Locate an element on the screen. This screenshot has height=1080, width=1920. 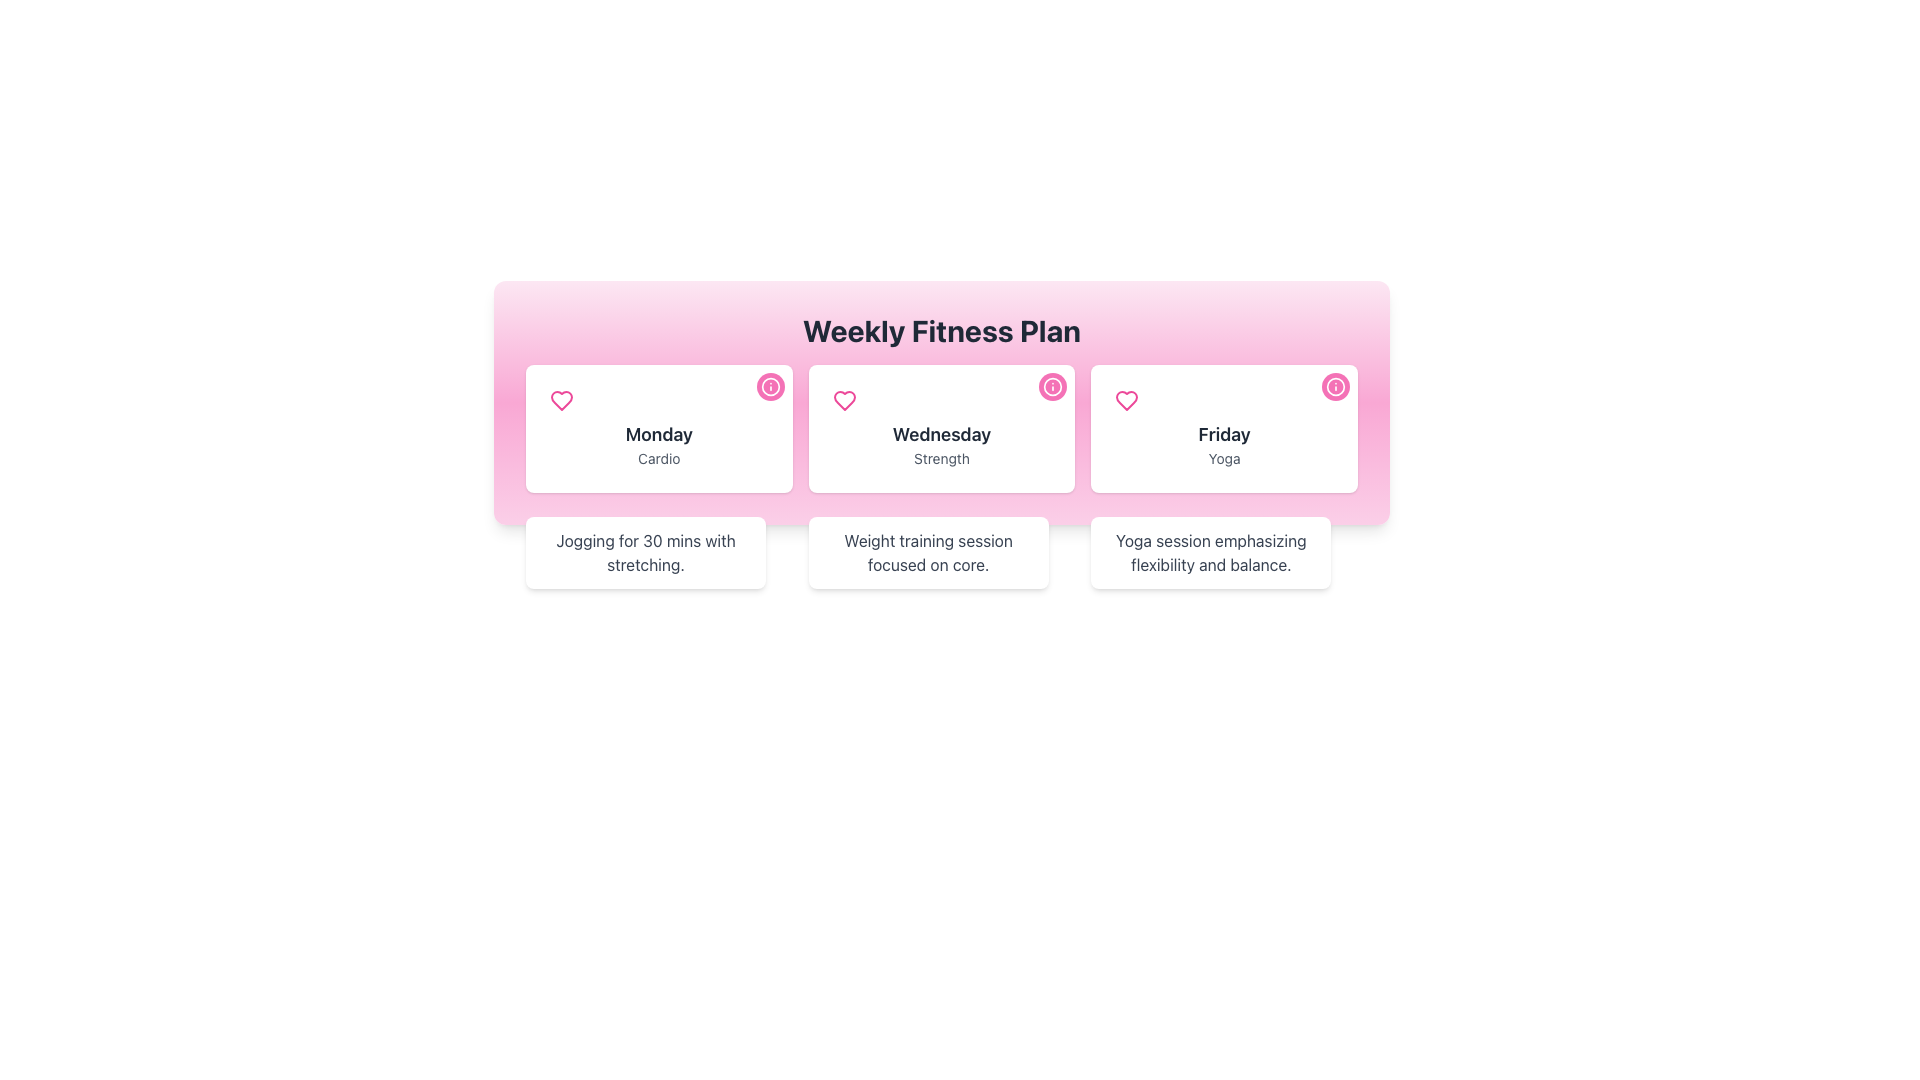
the informational indicator icon located at the top-right corner of the card associated with 'Friday' and 'Yoga' is located at coordinates (1335, 386).